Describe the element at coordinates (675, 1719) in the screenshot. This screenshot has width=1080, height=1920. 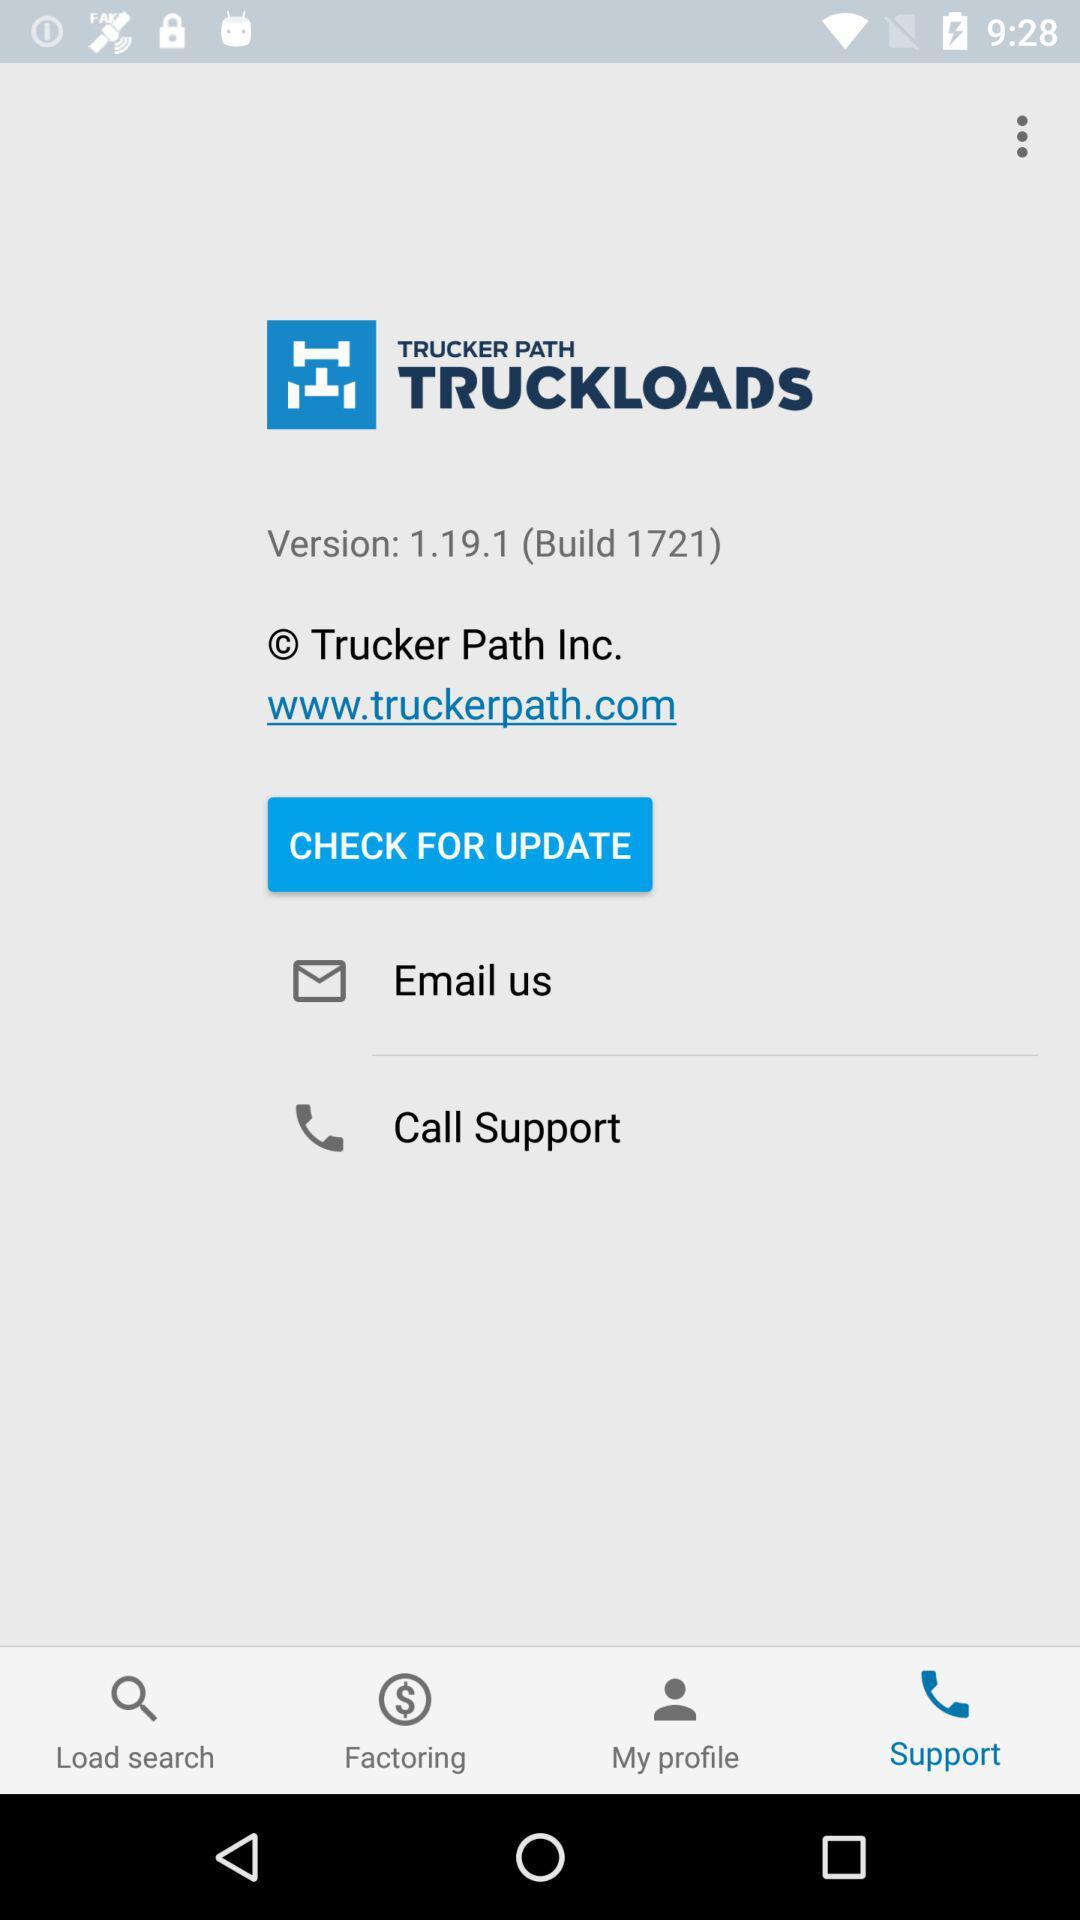
I see `the my profile icon` at that location.